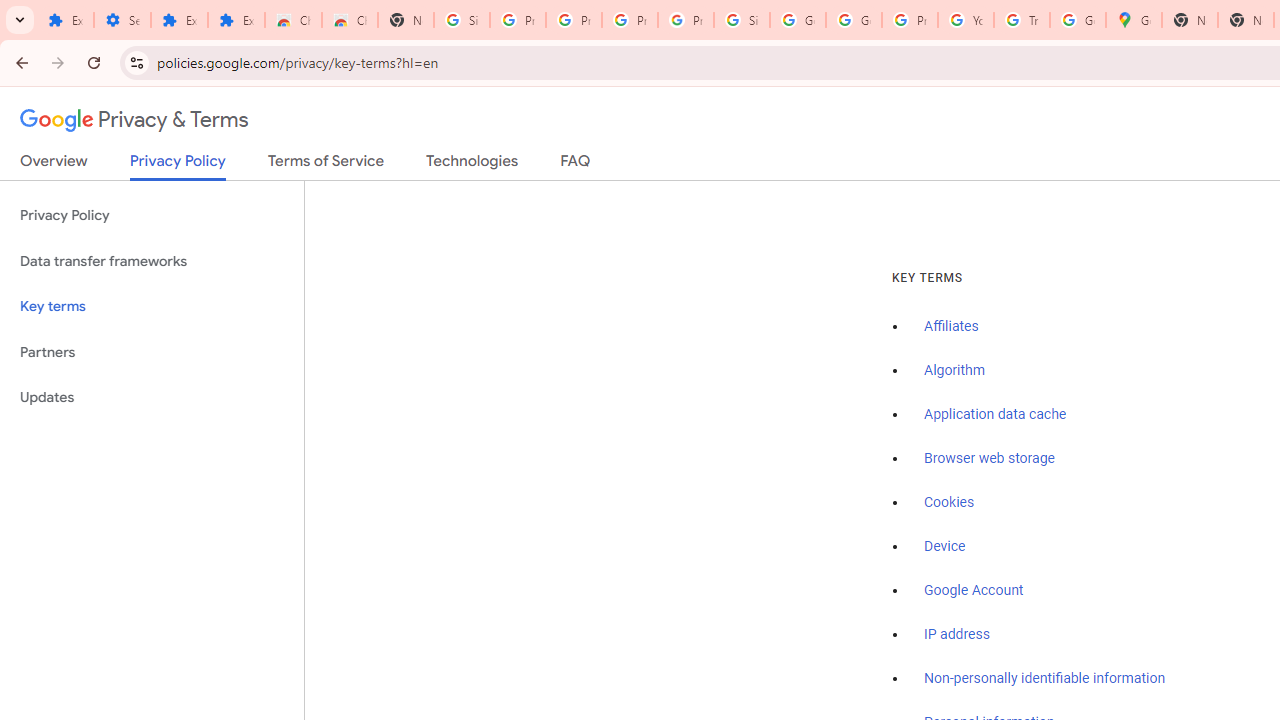 The height and width of the screenshot is (720, 1280). What do you see at coordinates (953, 371) in the screenshot?
I see `'Algorithm'` at bounding box center [953, 371].